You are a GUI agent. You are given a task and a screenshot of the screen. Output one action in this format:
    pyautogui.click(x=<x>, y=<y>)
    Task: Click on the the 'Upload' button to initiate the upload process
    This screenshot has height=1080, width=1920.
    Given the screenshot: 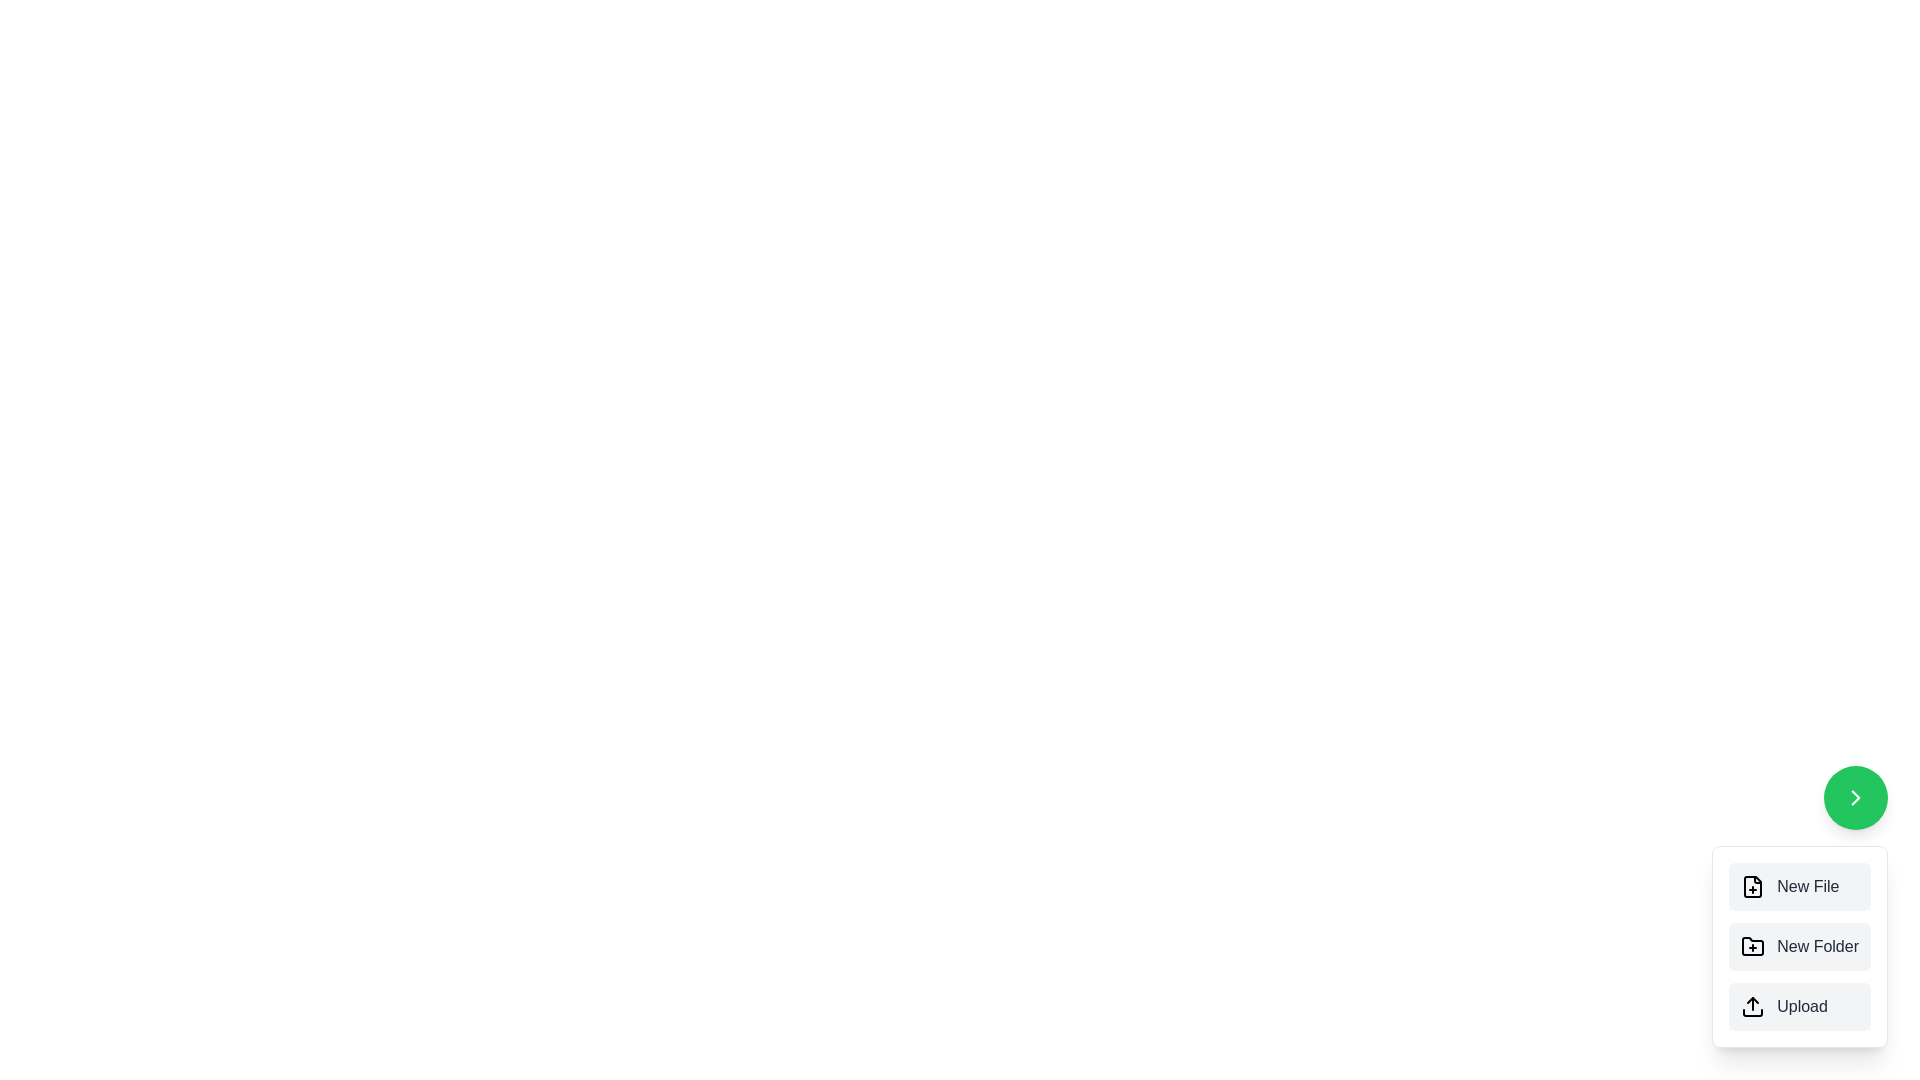 What is the action you would take?
    pyautogui.click(x=1800, y=1006)
    